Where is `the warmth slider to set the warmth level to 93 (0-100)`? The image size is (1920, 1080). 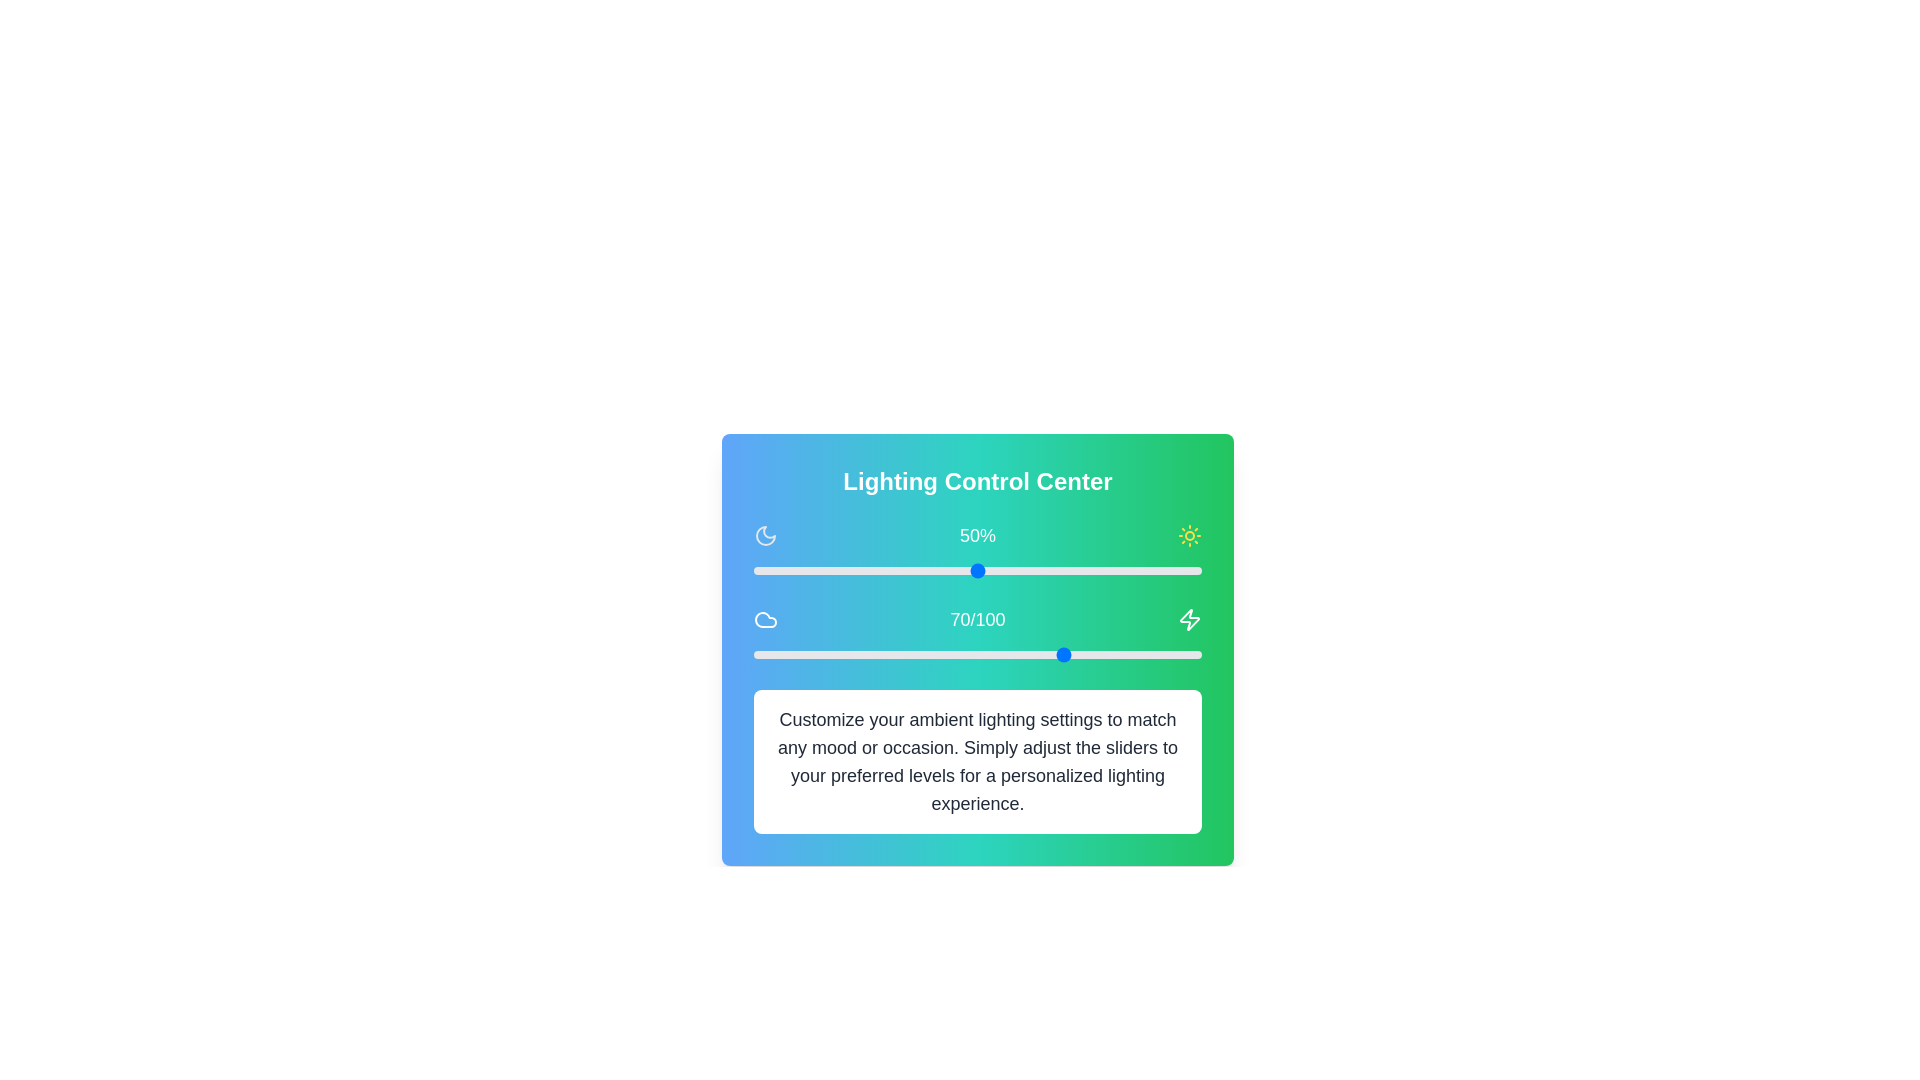
the warmth slider to set the warmth level to 93 (0-100) is located at coordinates (1170, 655).